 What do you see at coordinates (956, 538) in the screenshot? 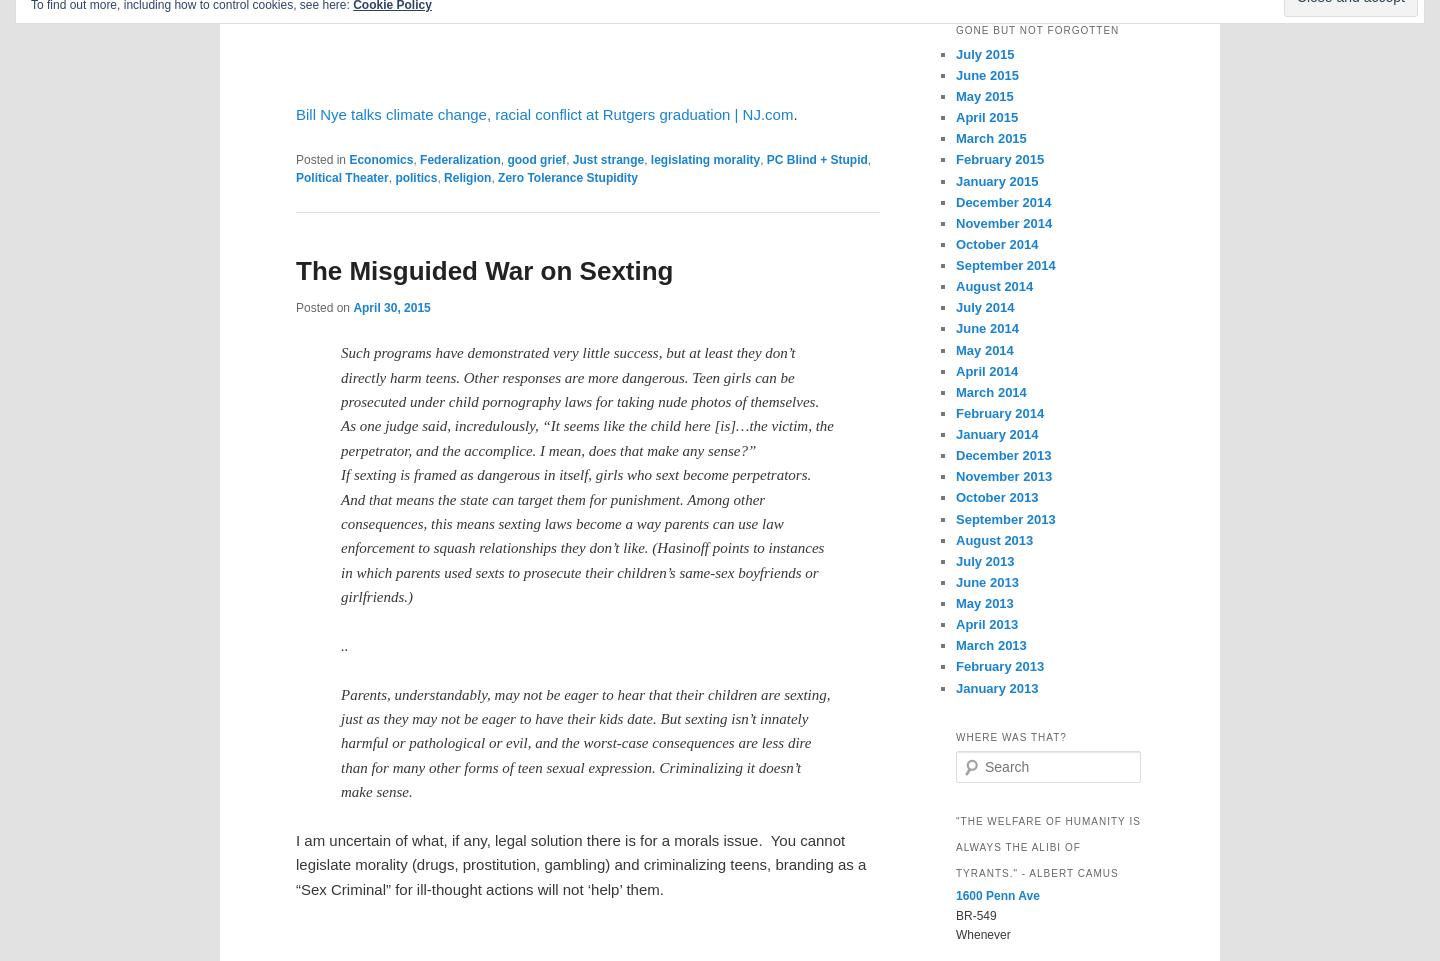
I see `'August 2013'` at bounding box center [956, 538].